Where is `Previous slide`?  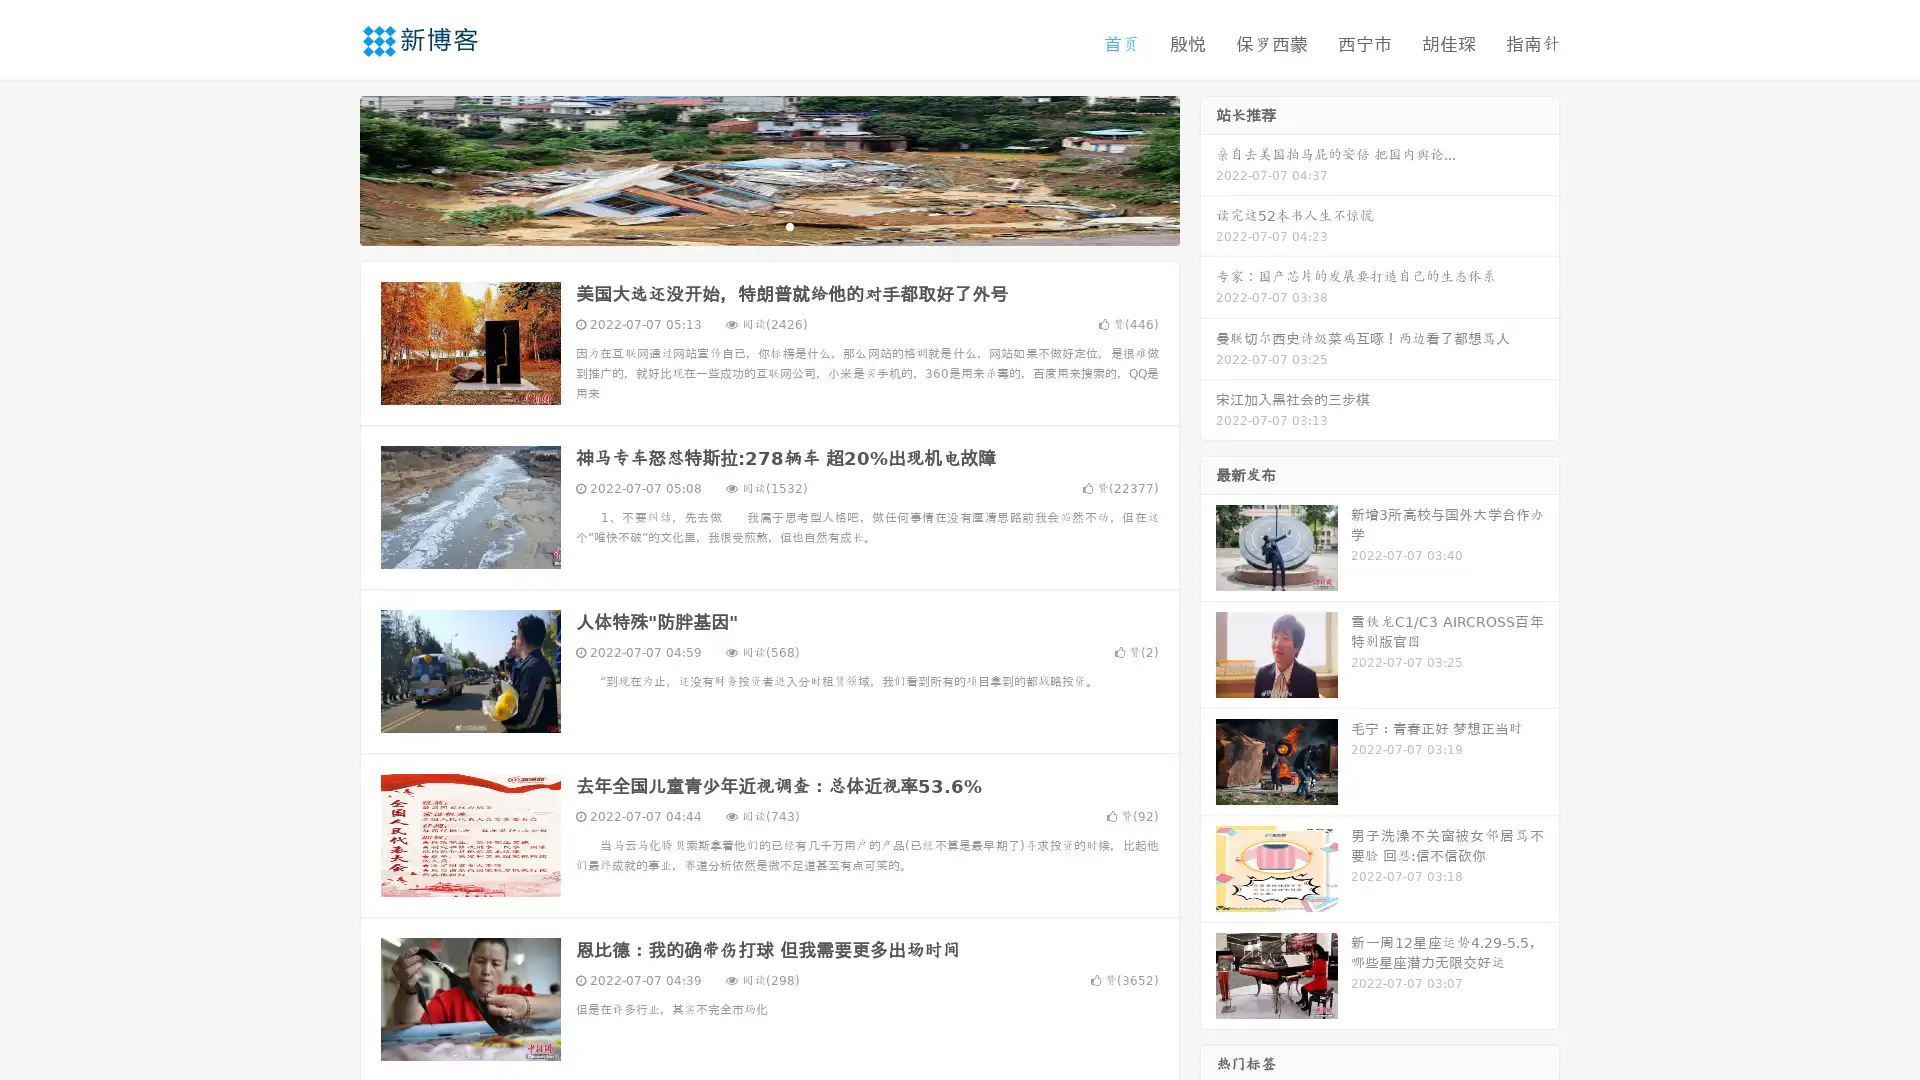 Previous slide is located at coordinates (330, 168).